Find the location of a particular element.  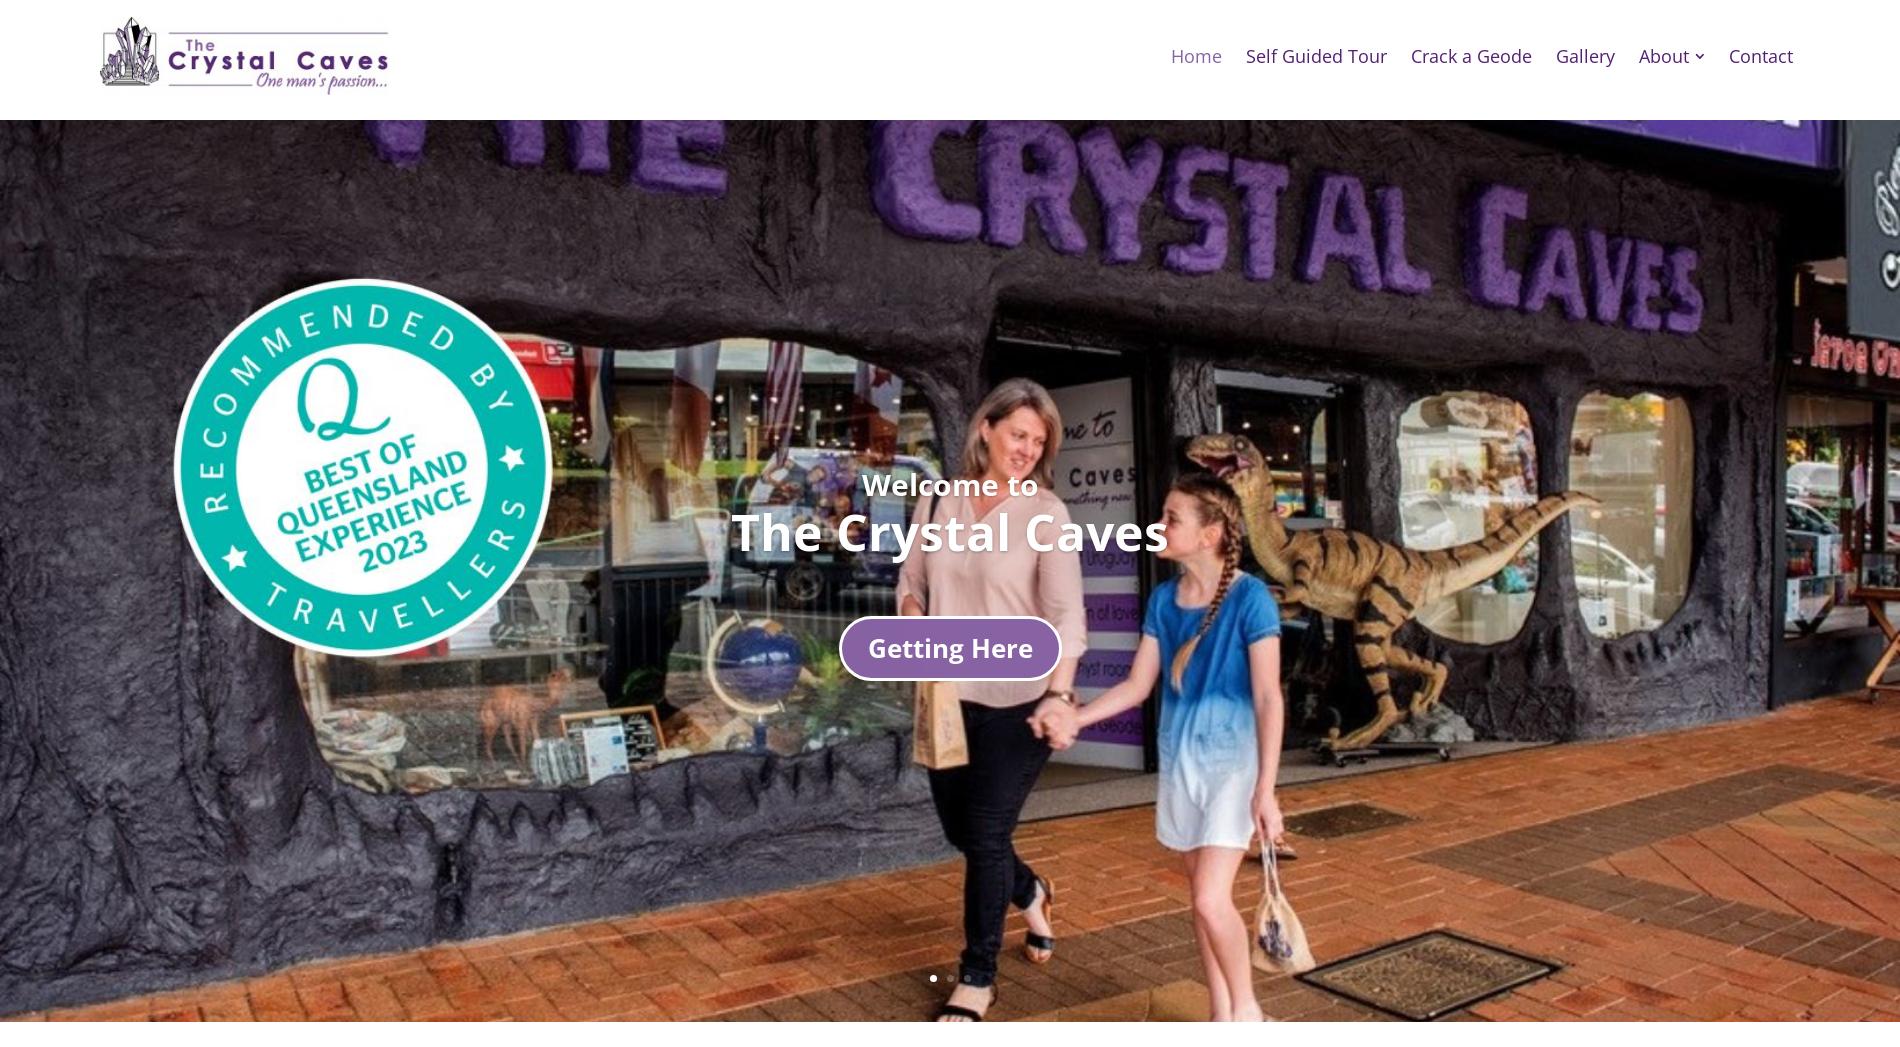

'Contact' is located at coordinates (1728, 65).